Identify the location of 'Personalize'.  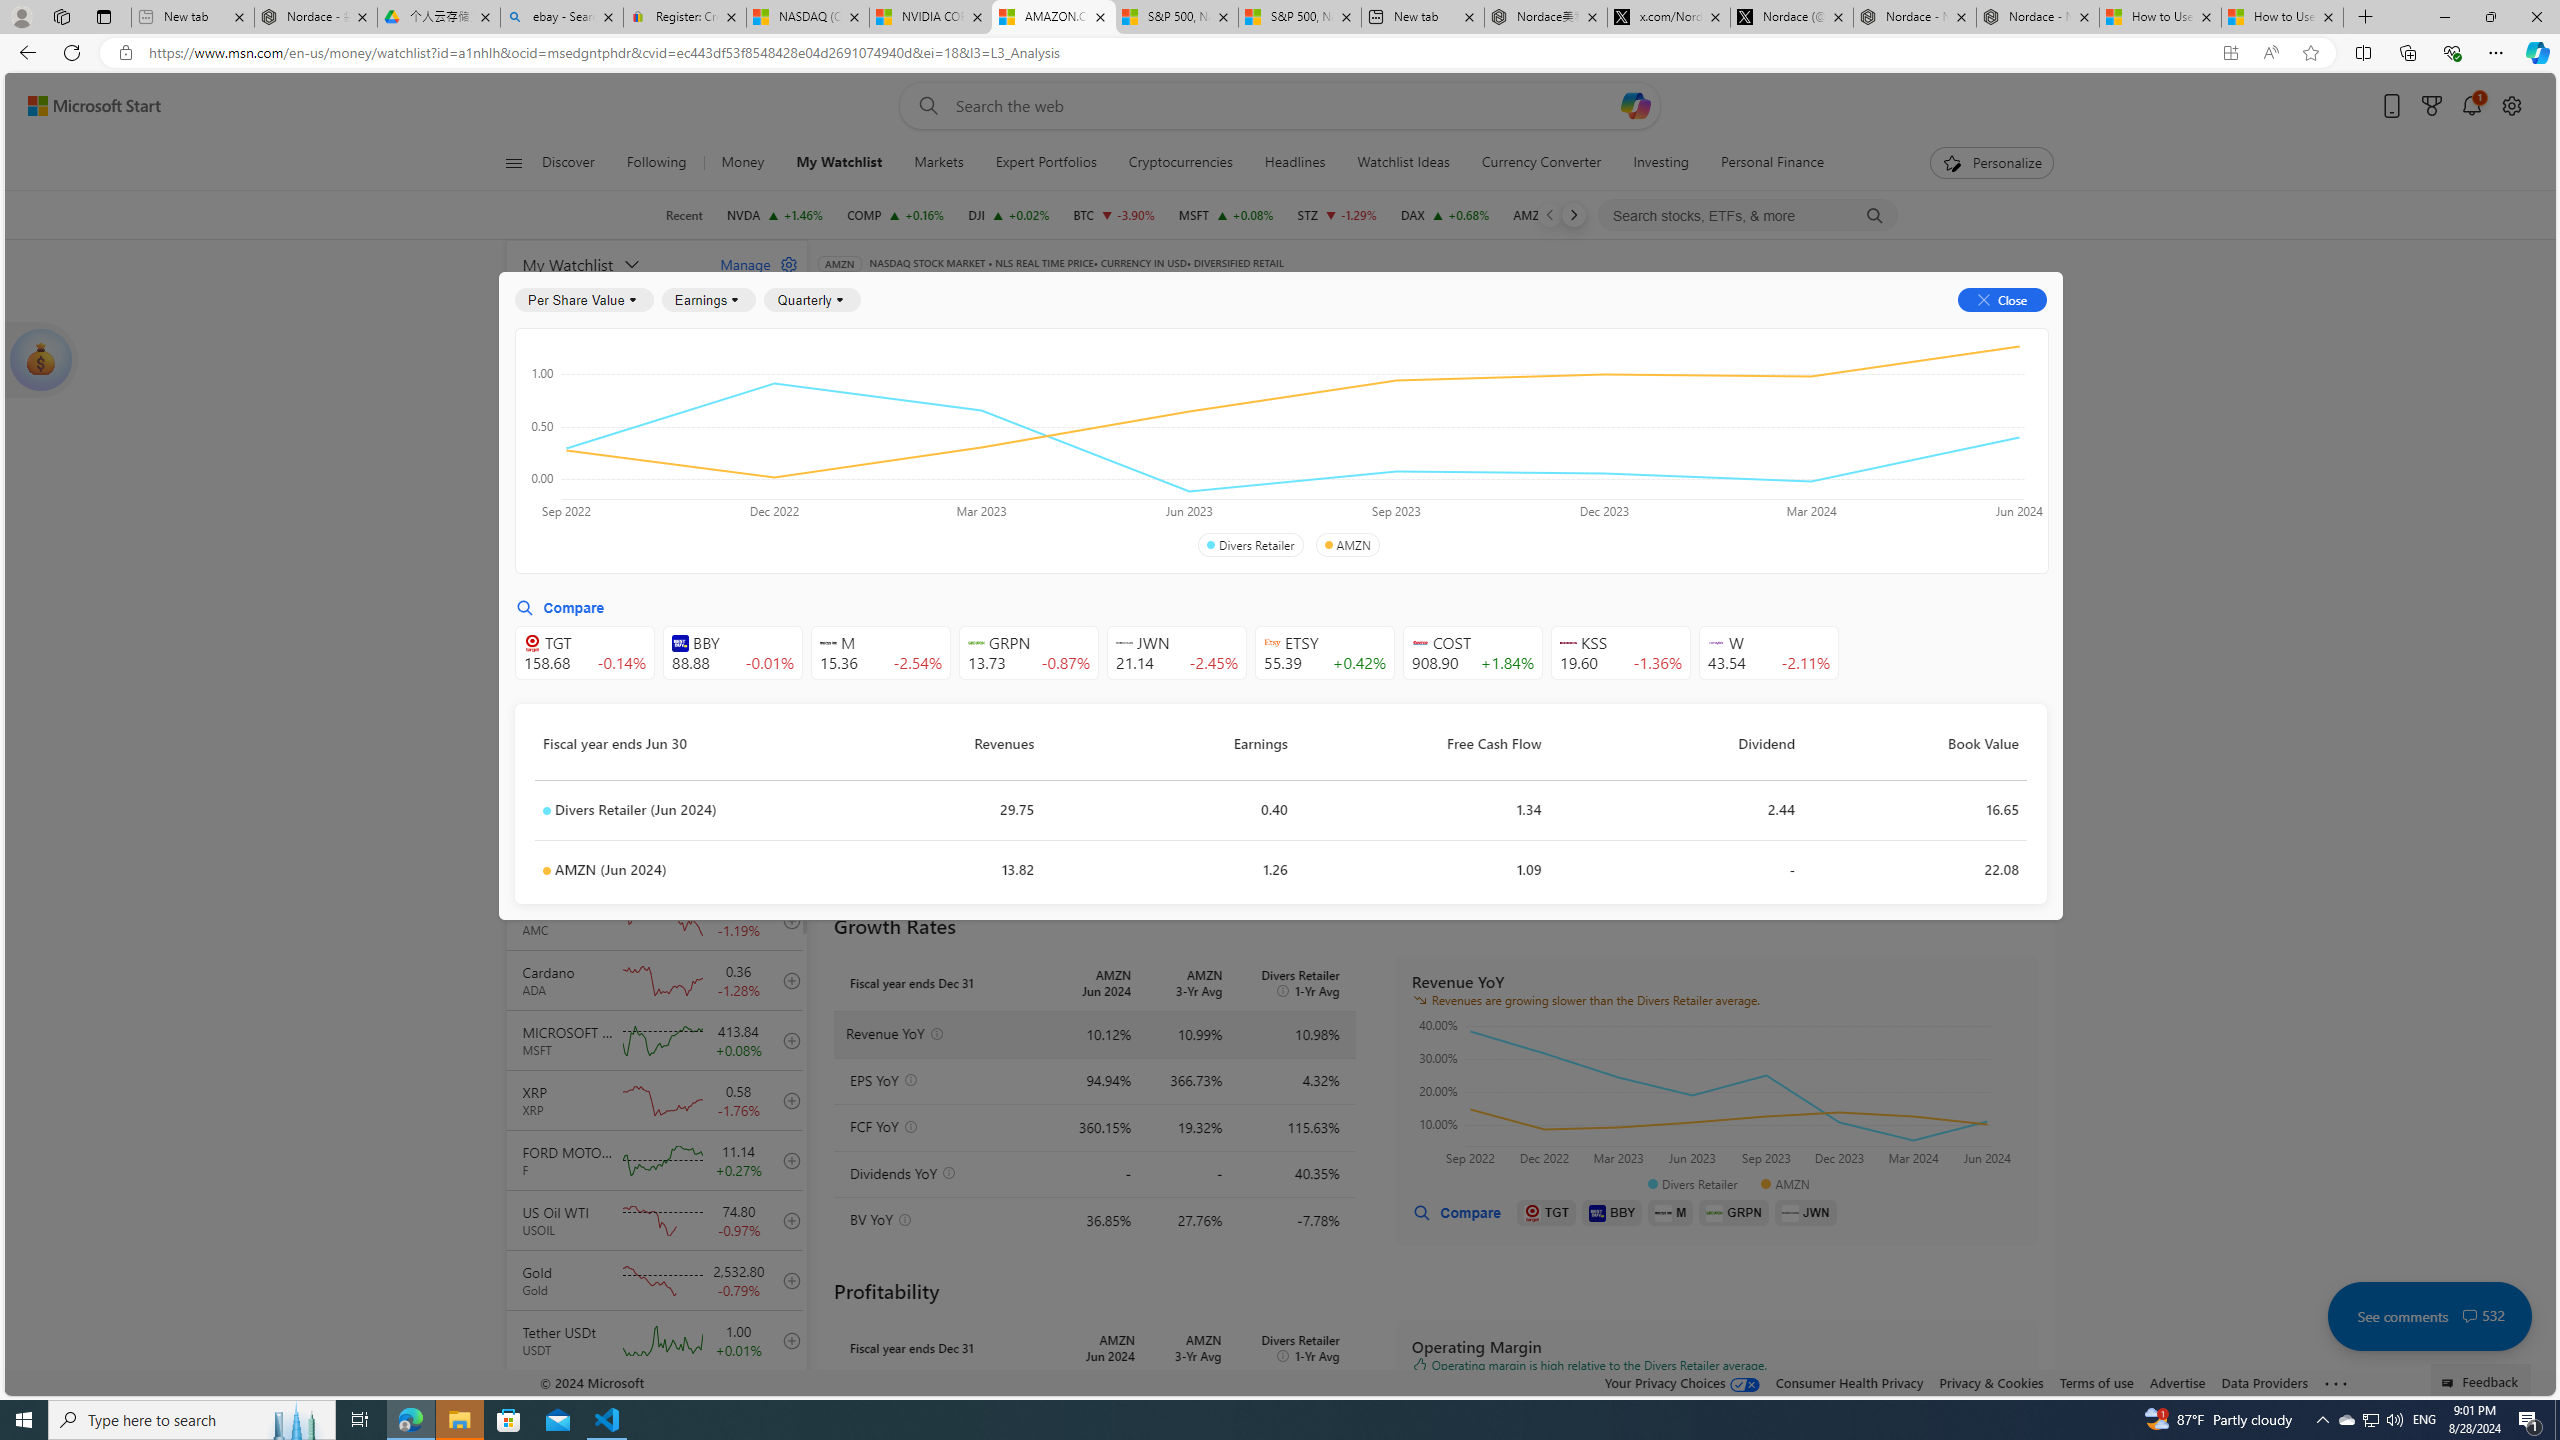
(1990, 162).